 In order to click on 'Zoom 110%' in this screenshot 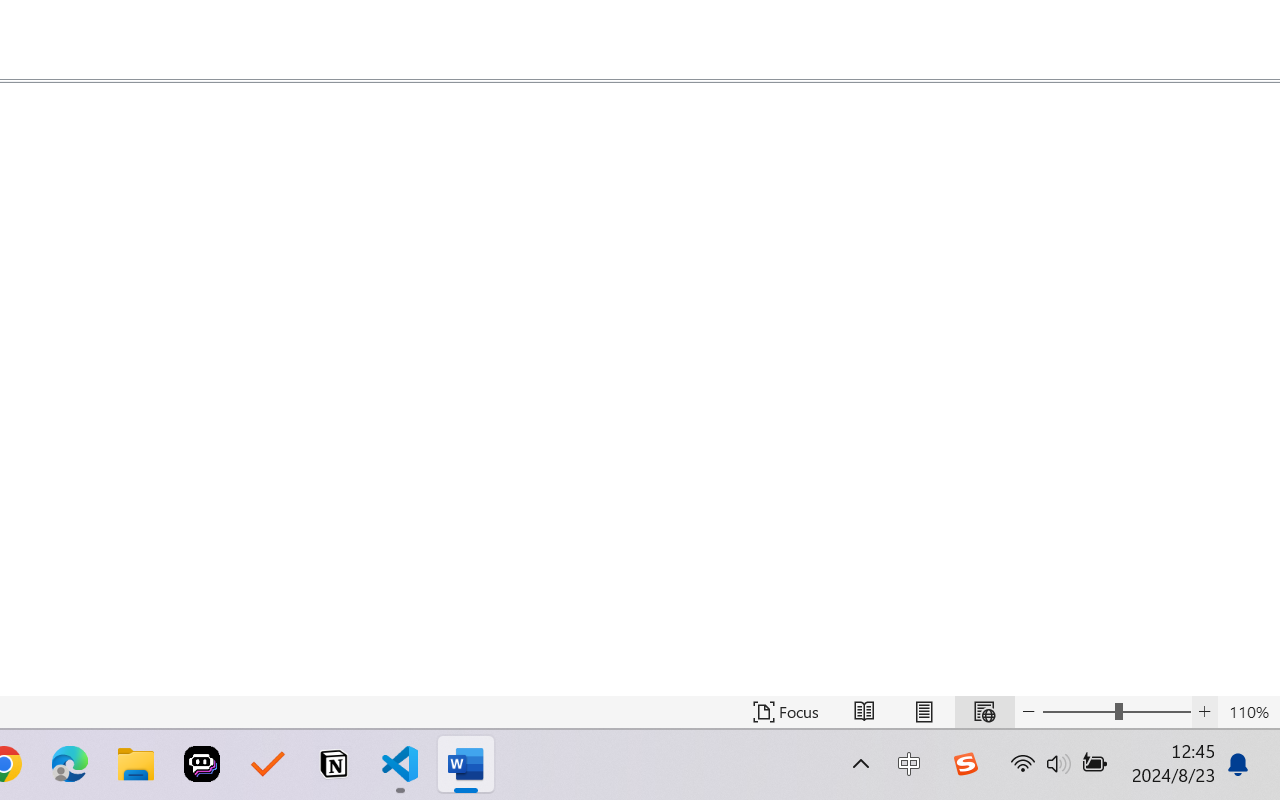, I will do `click(1248, 711)`.